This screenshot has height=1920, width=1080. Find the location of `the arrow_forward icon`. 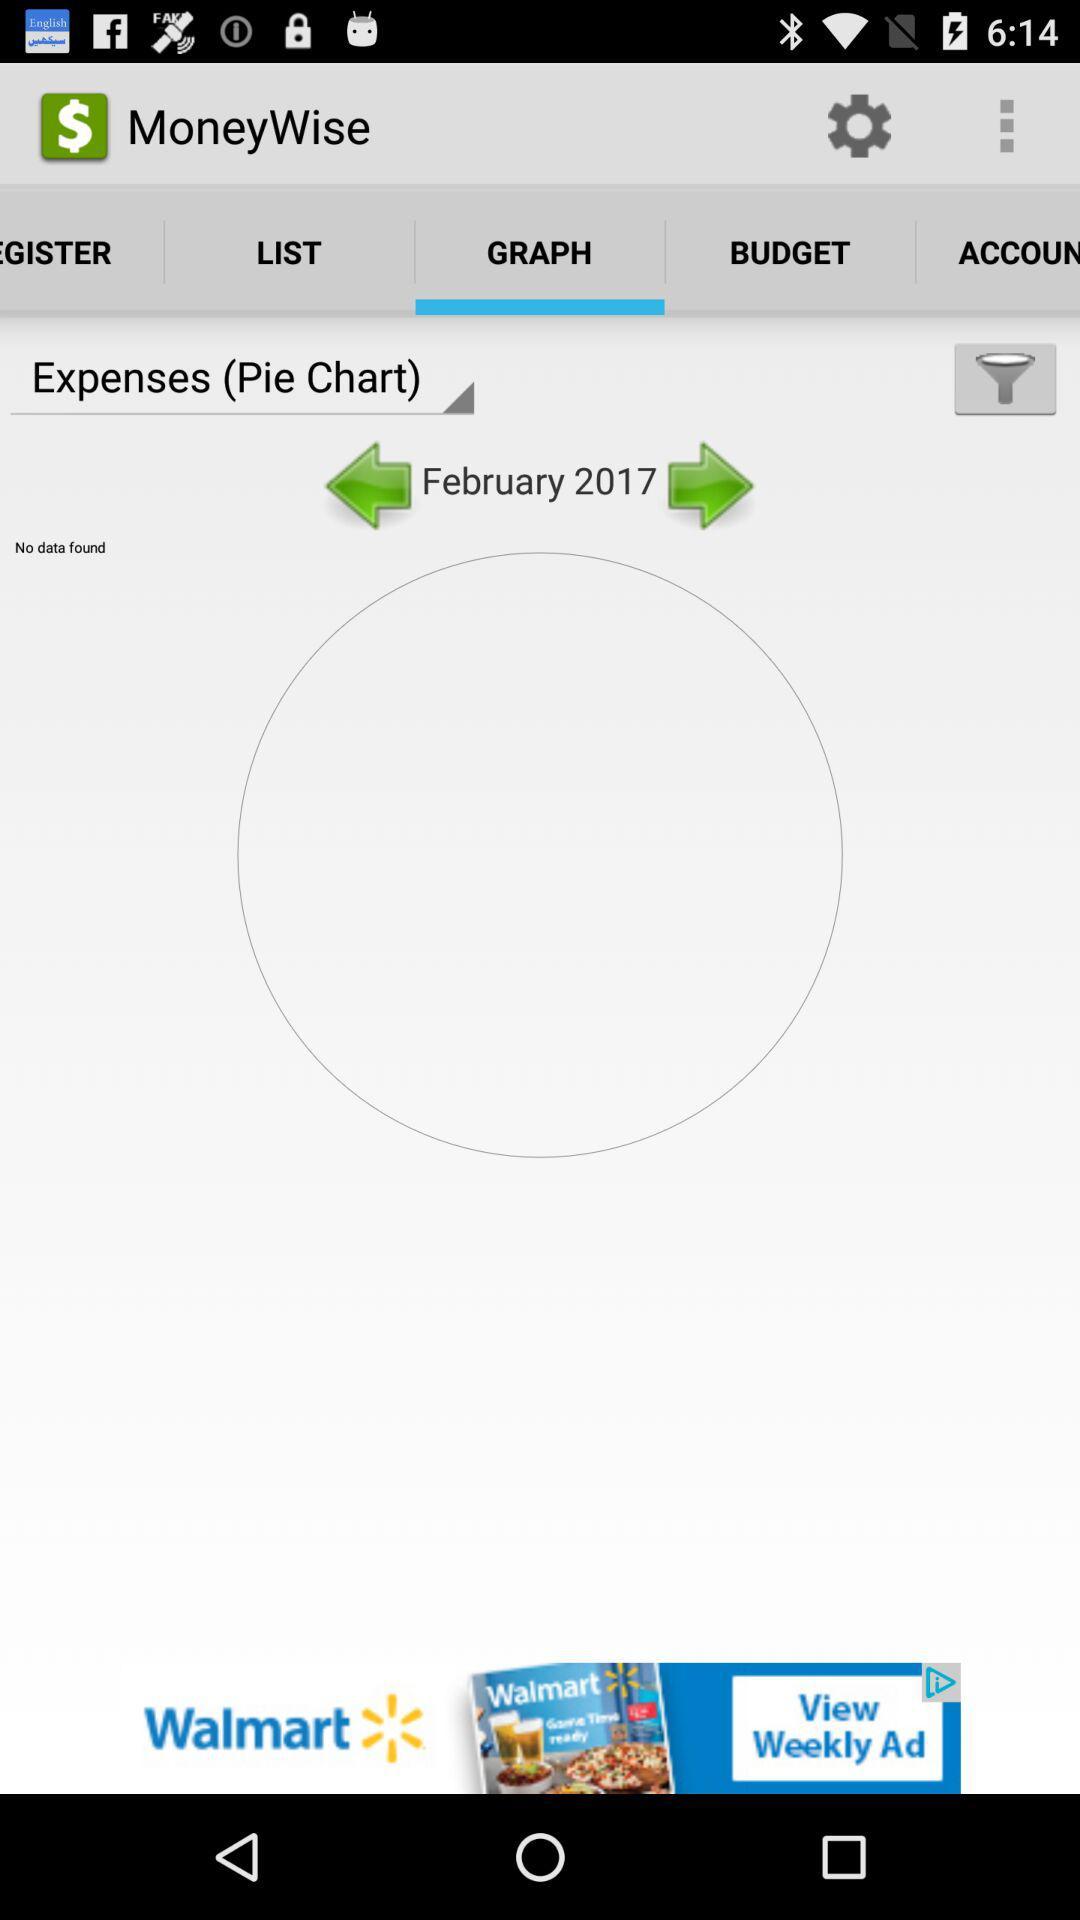

the arrow_forward icon is located at coordinates (706, 514).